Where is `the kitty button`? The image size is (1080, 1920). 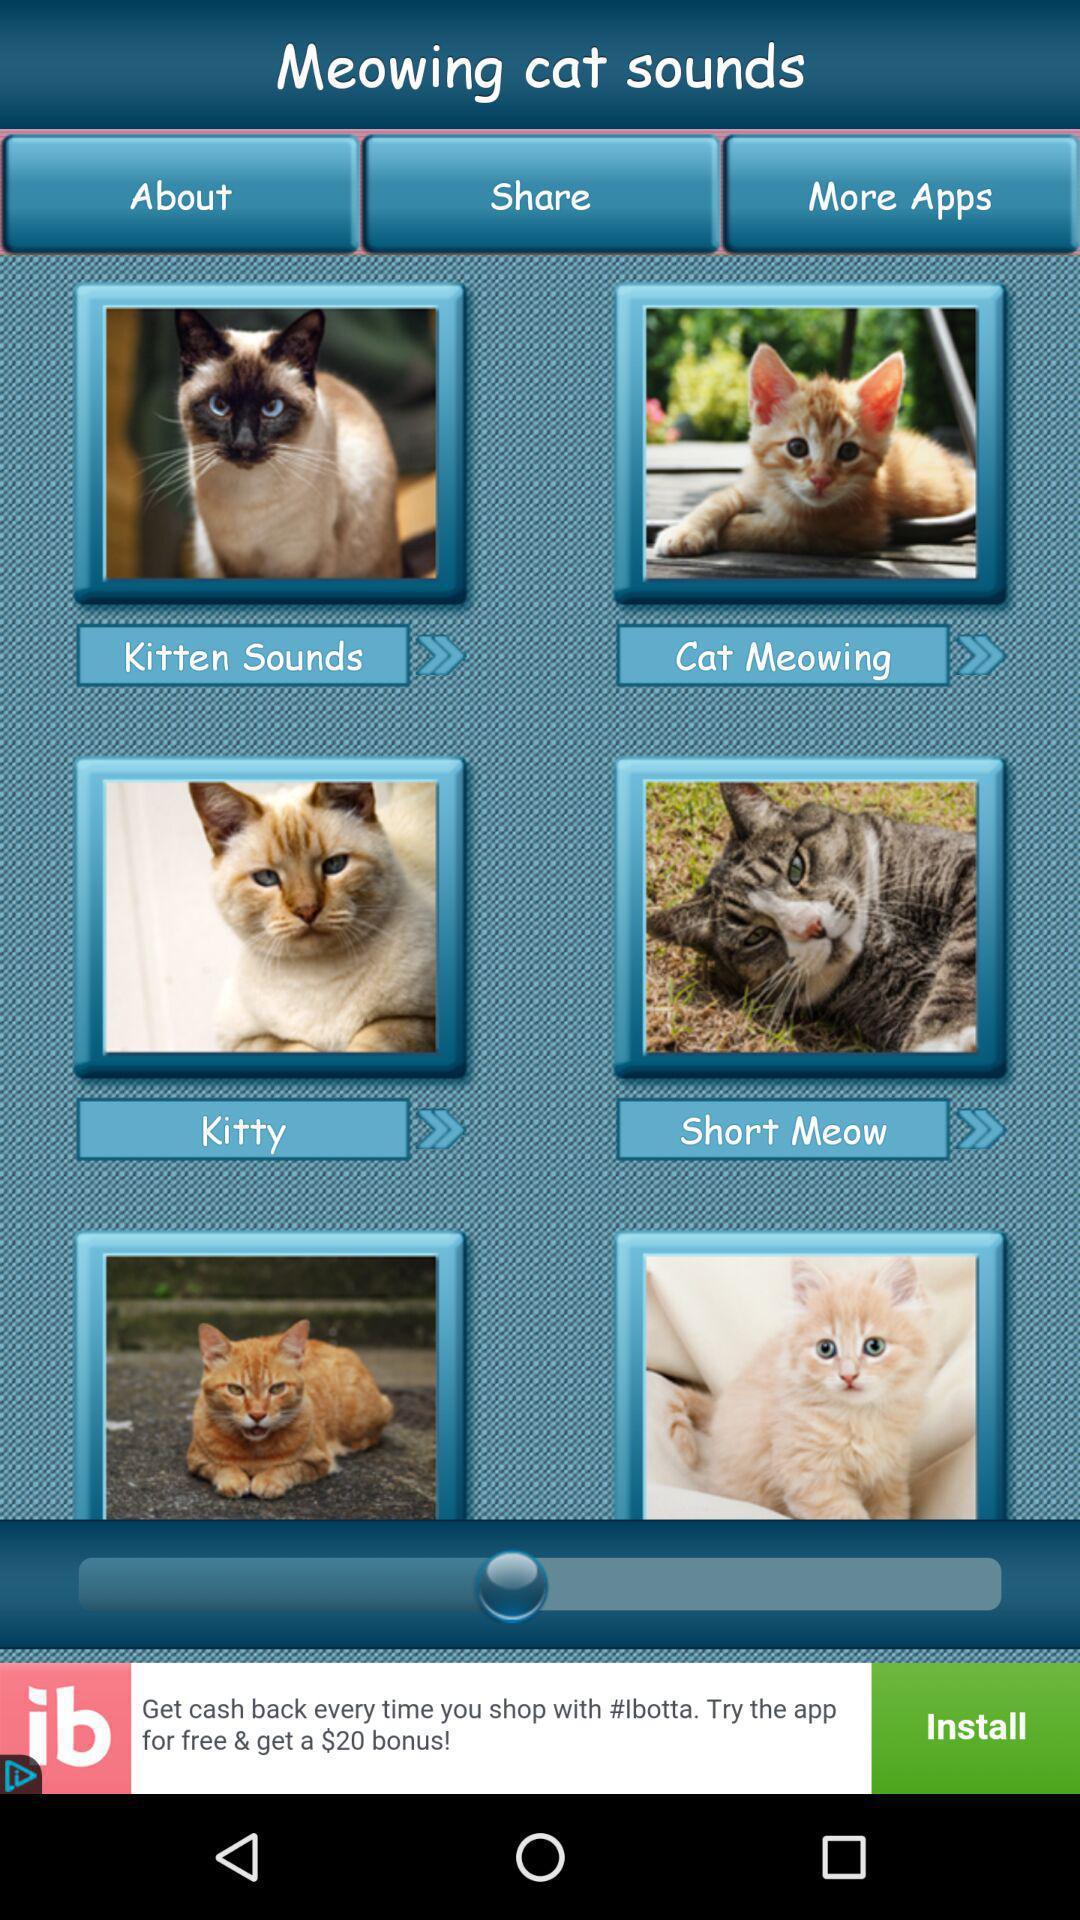 the kitty button is located at coordinates (242, 1129).